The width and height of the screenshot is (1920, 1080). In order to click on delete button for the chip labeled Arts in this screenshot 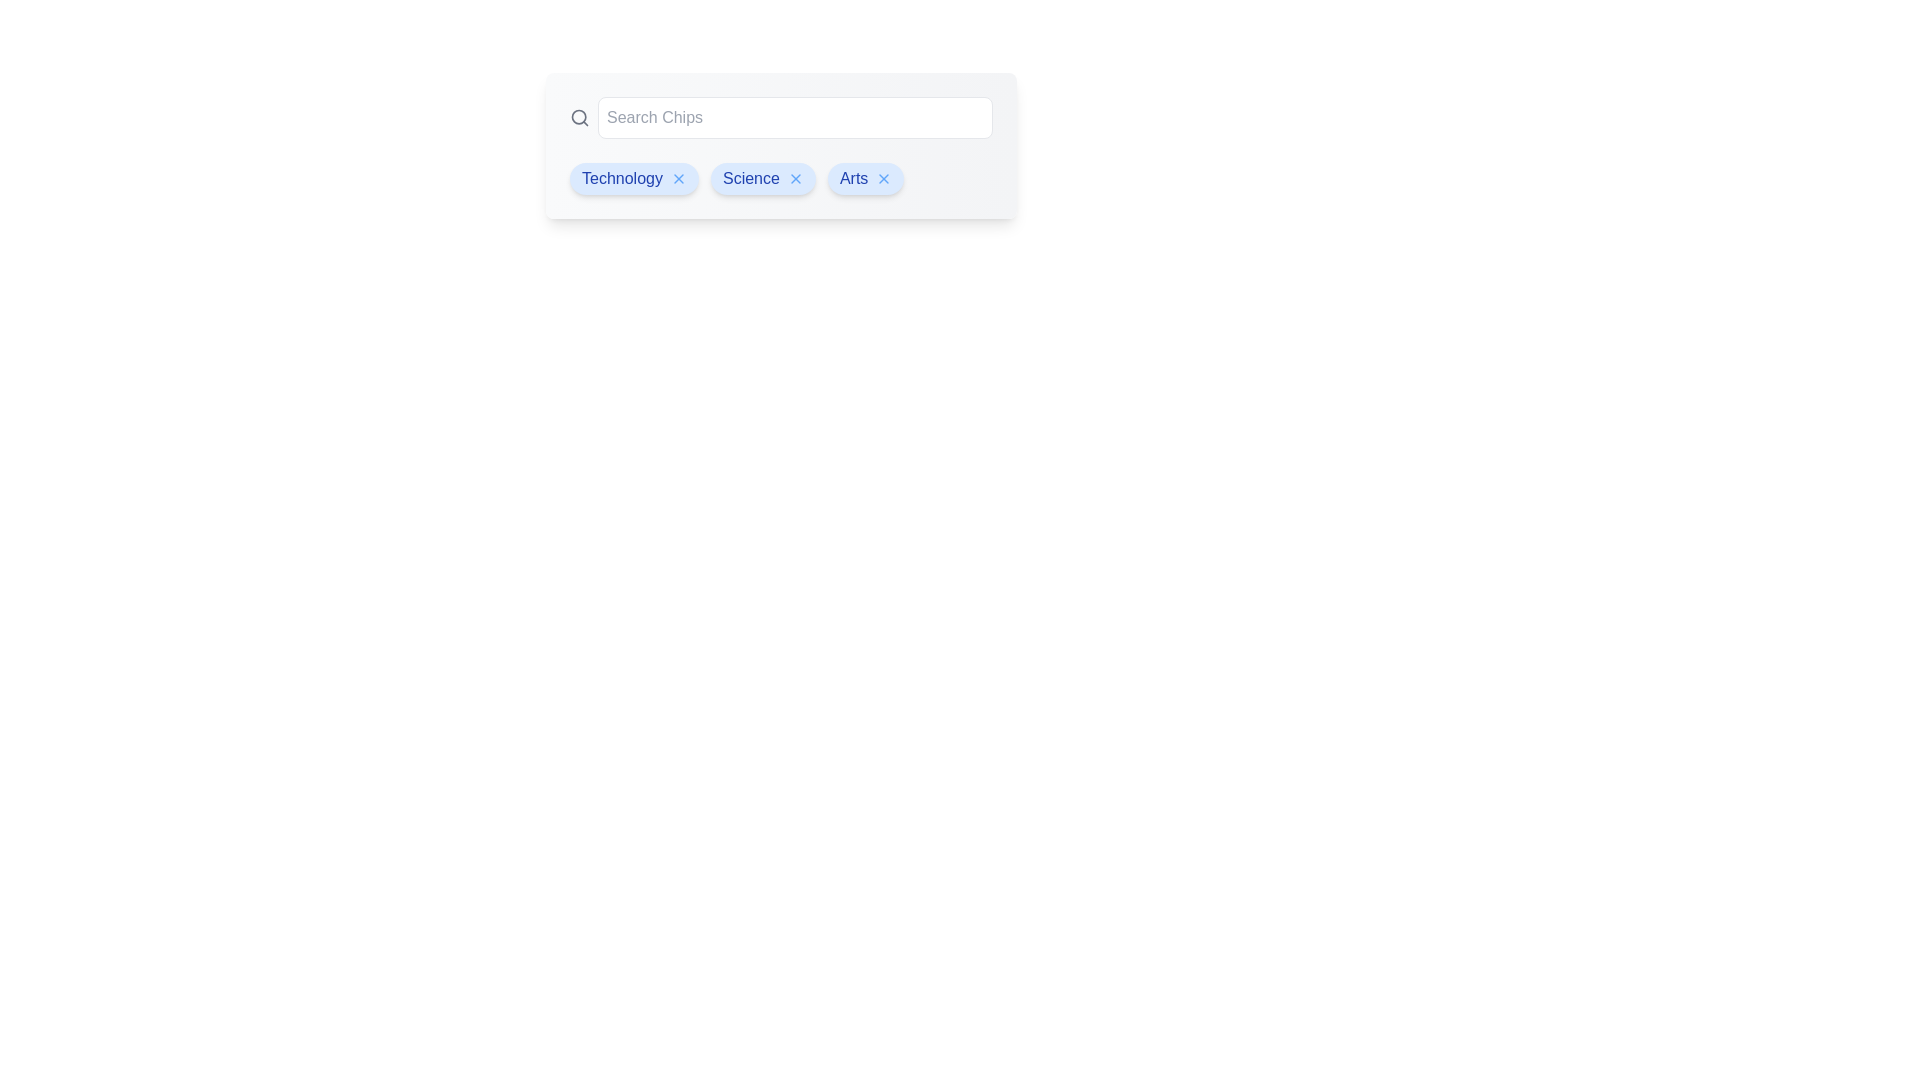, I will do `click(883, 177)`.